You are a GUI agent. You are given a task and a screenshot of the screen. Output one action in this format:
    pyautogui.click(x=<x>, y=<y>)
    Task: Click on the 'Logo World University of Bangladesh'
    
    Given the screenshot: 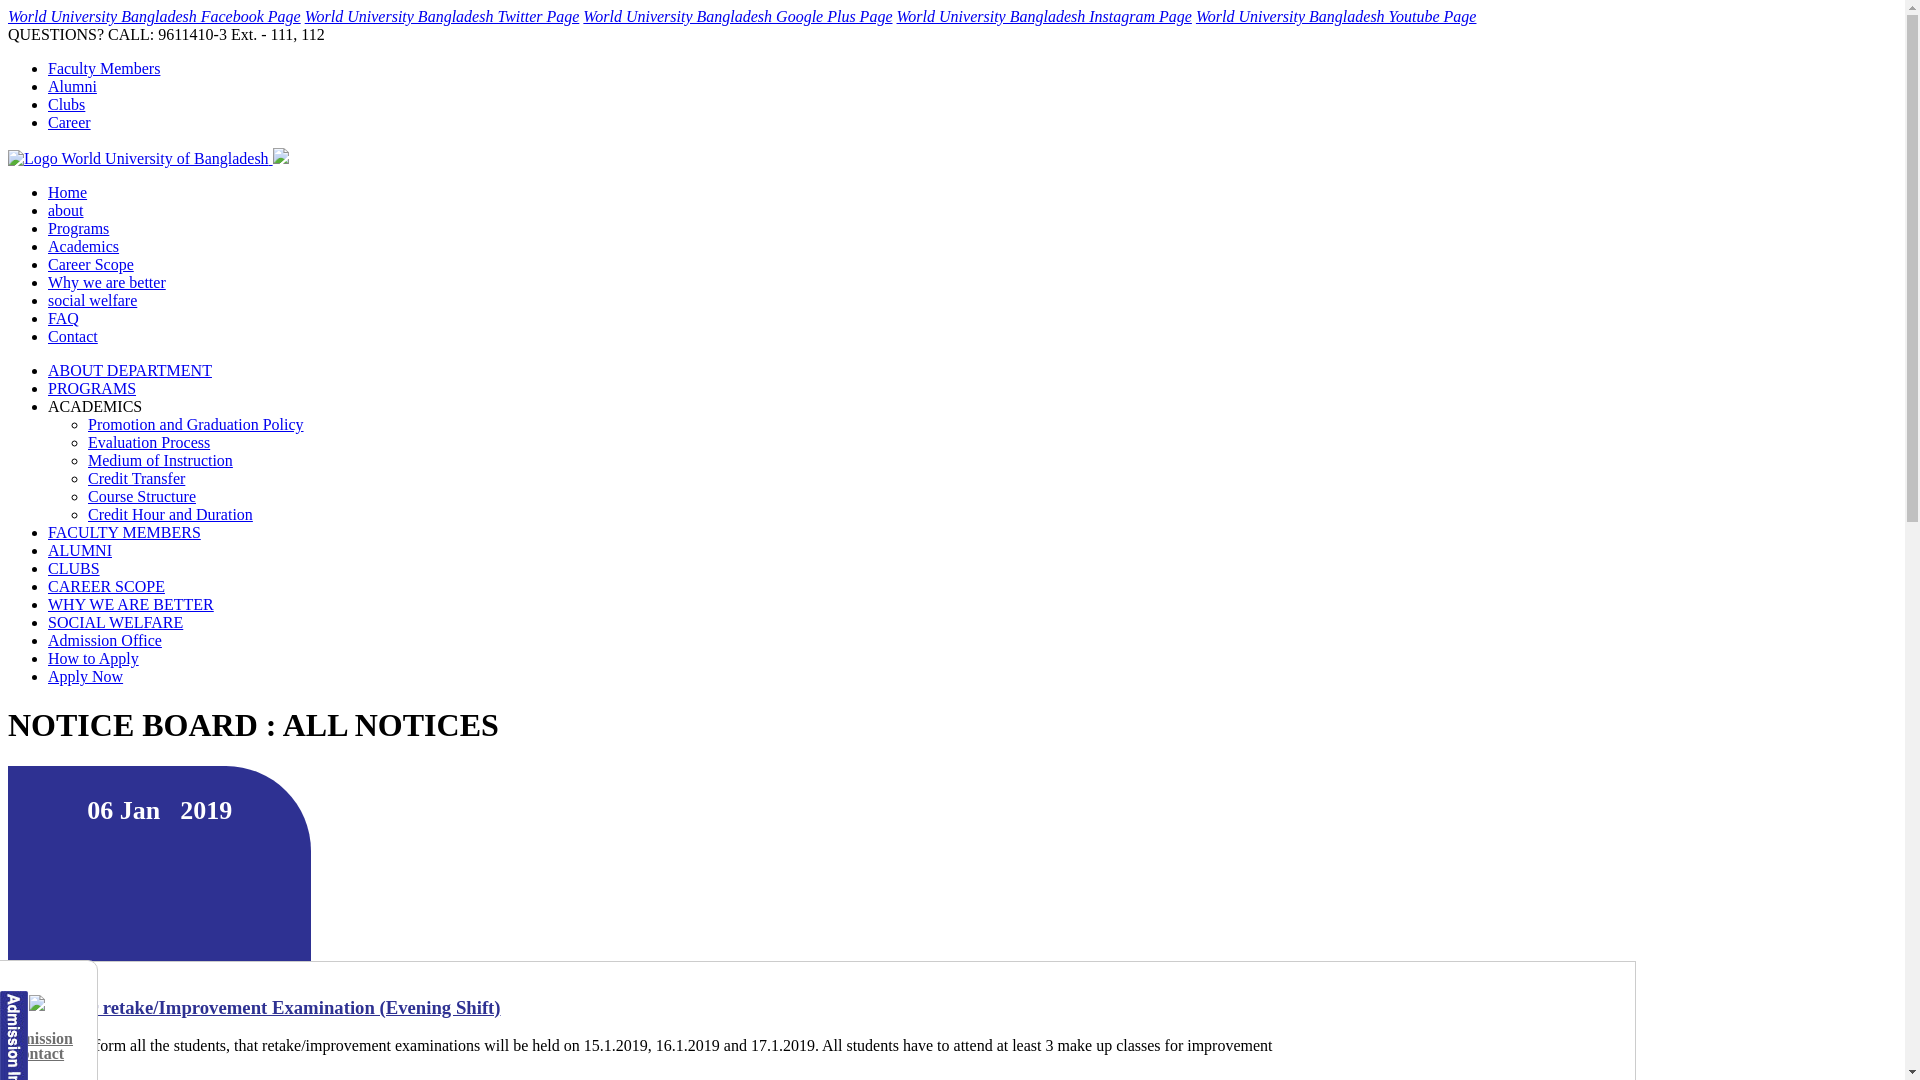 What is the action you would take?
    pyautogui.click(x=137, y=157)
    